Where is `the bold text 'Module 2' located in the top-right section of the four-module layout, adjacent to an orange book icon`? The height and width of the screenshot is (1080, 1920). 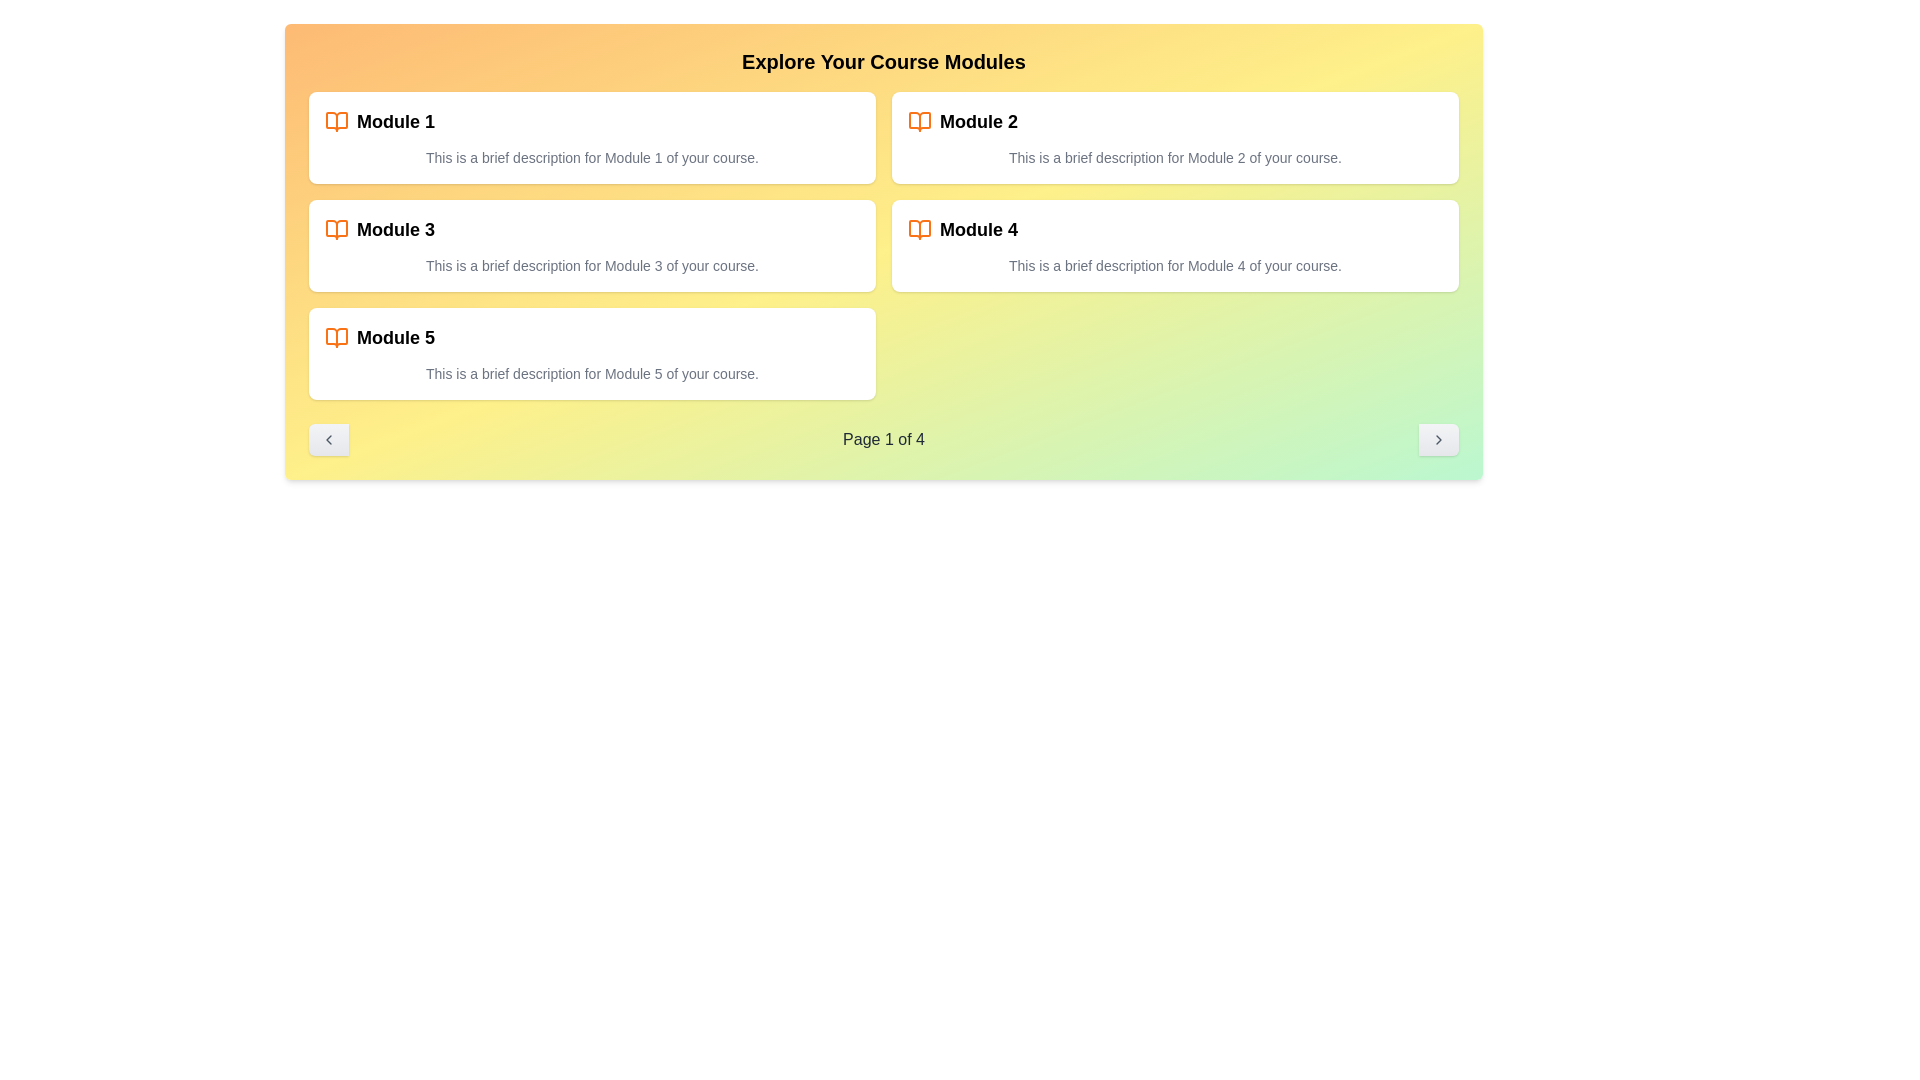 the bold text 'Module 2' located in the top-right section of the four-module layout, adjacent to an orange book icon is located at coordinates (979, 122).